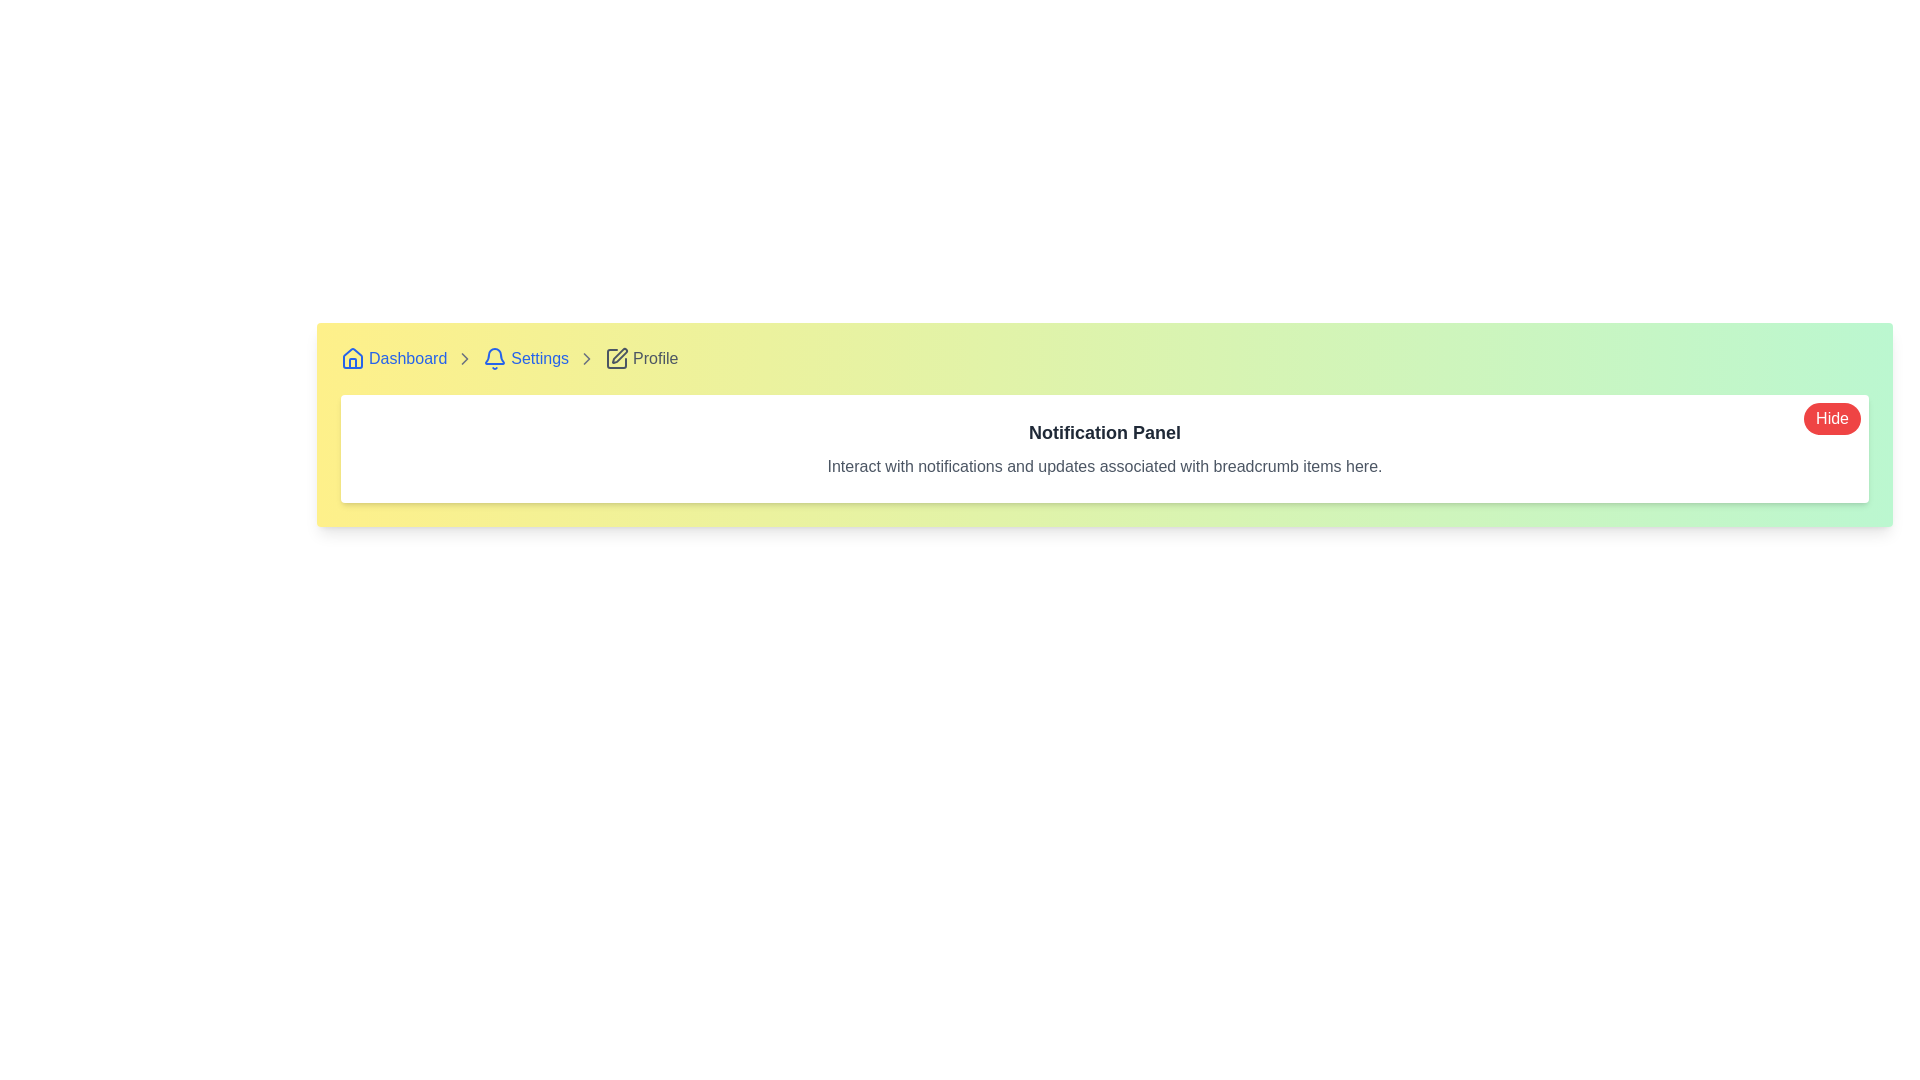 The width and height of the screenshot is (1920, 1080). What do you see at coordinates (1103, 466) in the screenshot?
I see `the contextual information text located below the 'Notification Panel' title in the notification panel structure` at bounding box center [1103, 466].